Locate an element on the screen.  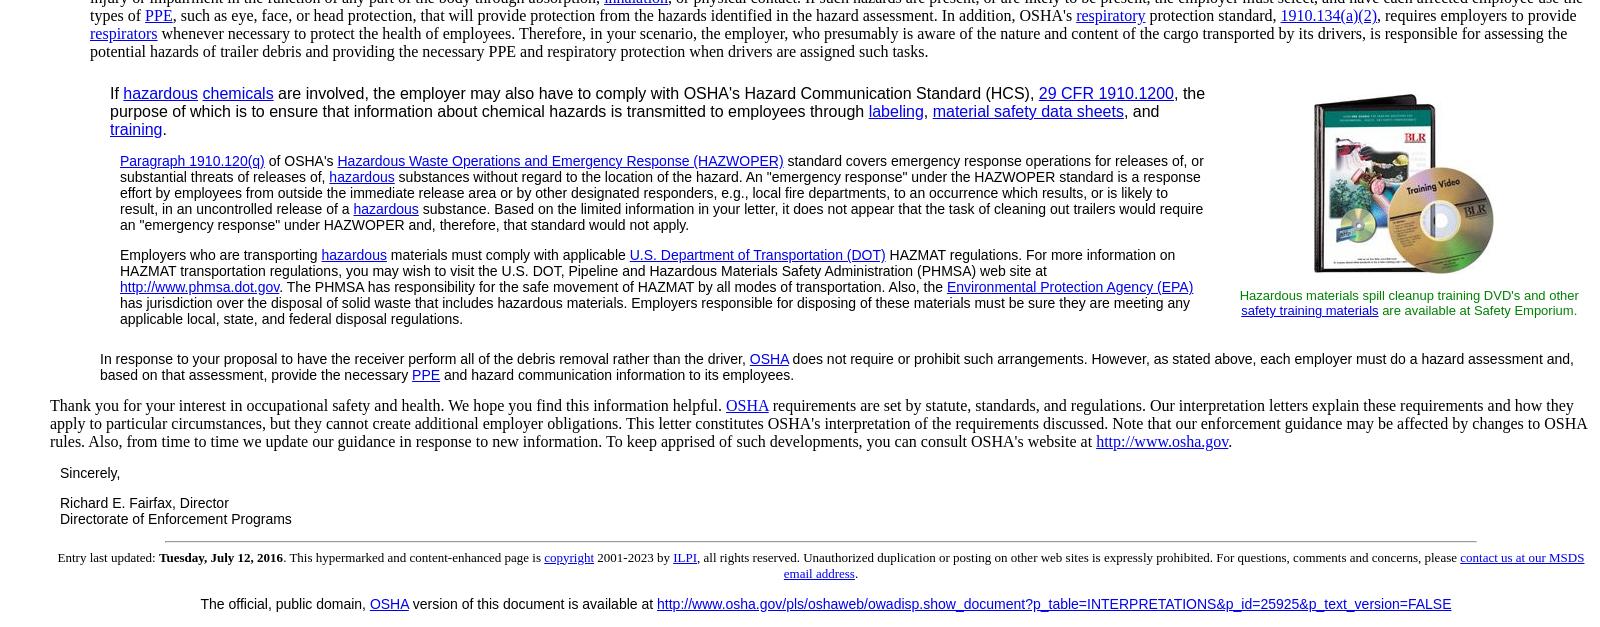
'has jurisdiction over the disposal of solid waste that includes hazardous materials. Employers responsible for disposing of these materials must be sure they are meeting any applicable local, state, and federal disposal regulations.' is located at coordinates (655, 309).